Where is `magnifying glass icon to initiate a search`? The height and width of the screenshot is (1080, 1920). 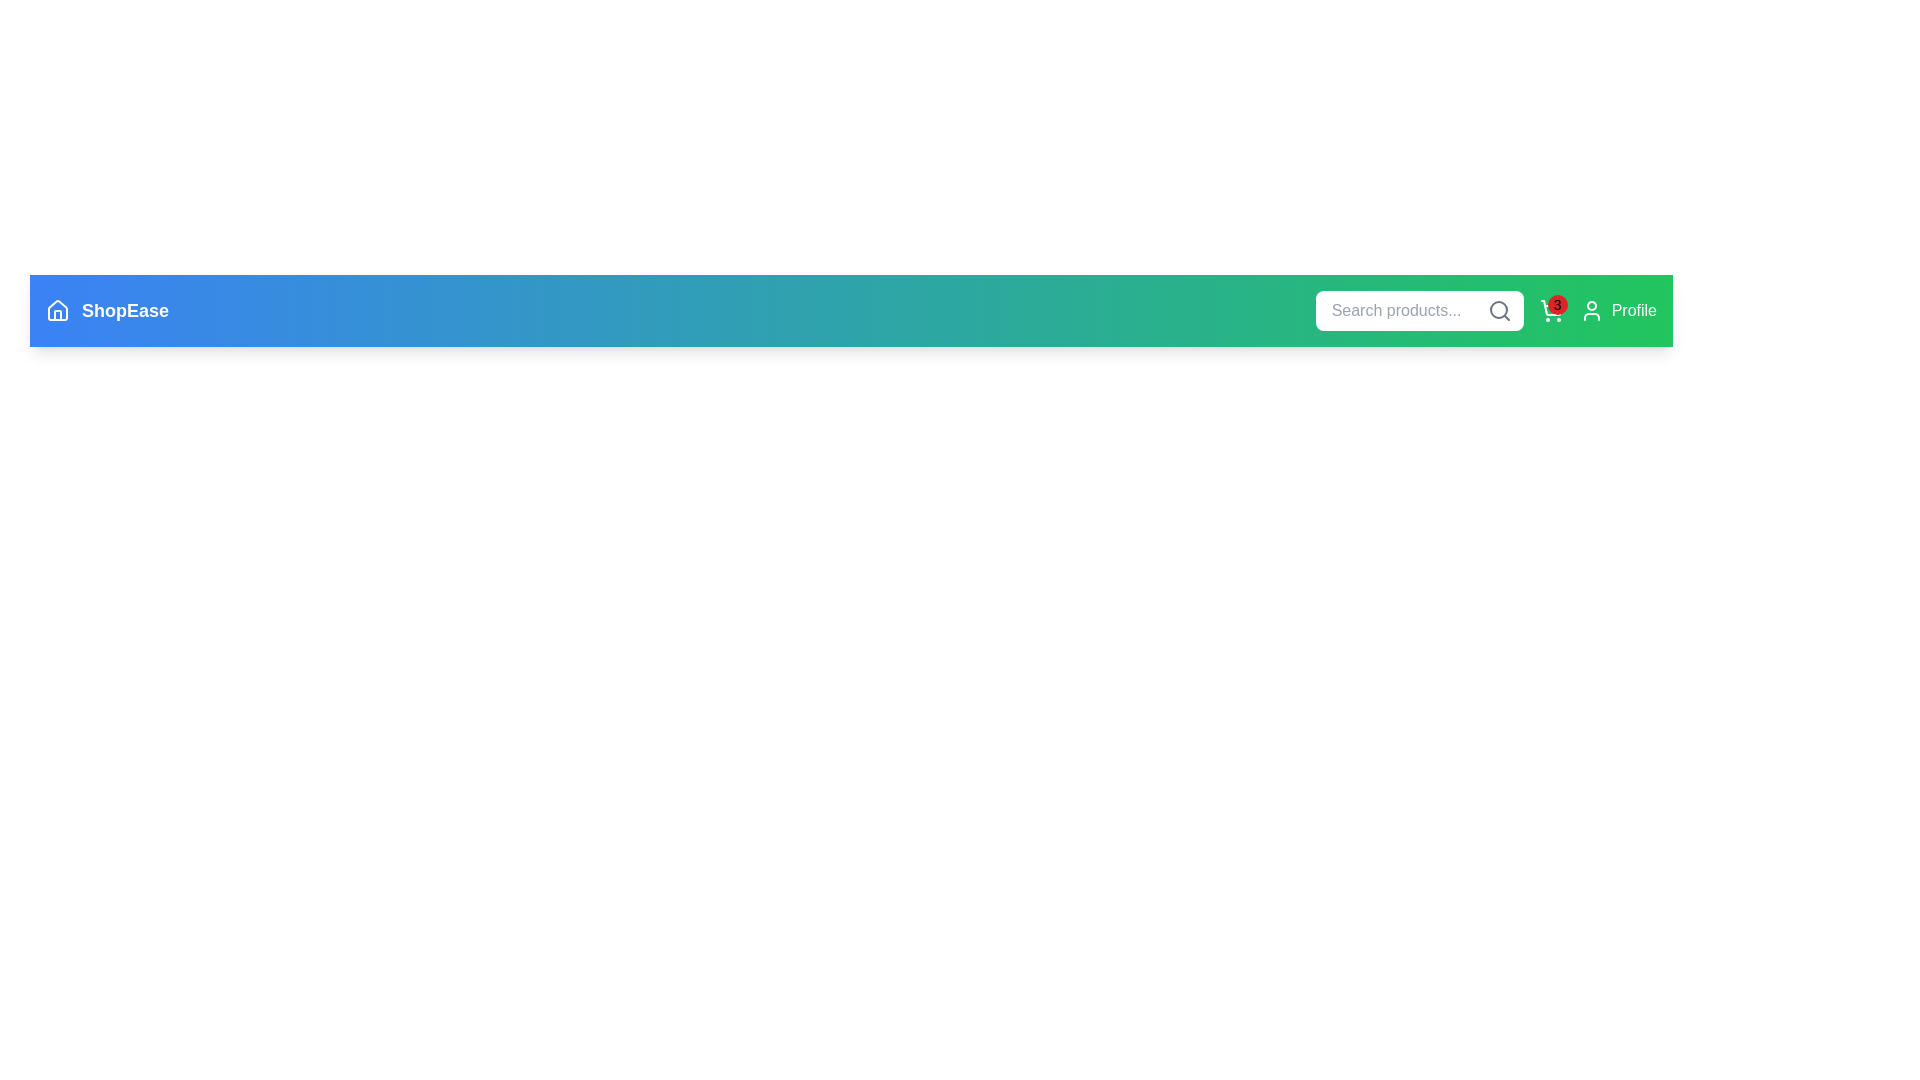 magnifying glass icon to initiate a search is located at coordinates (1498, 311).